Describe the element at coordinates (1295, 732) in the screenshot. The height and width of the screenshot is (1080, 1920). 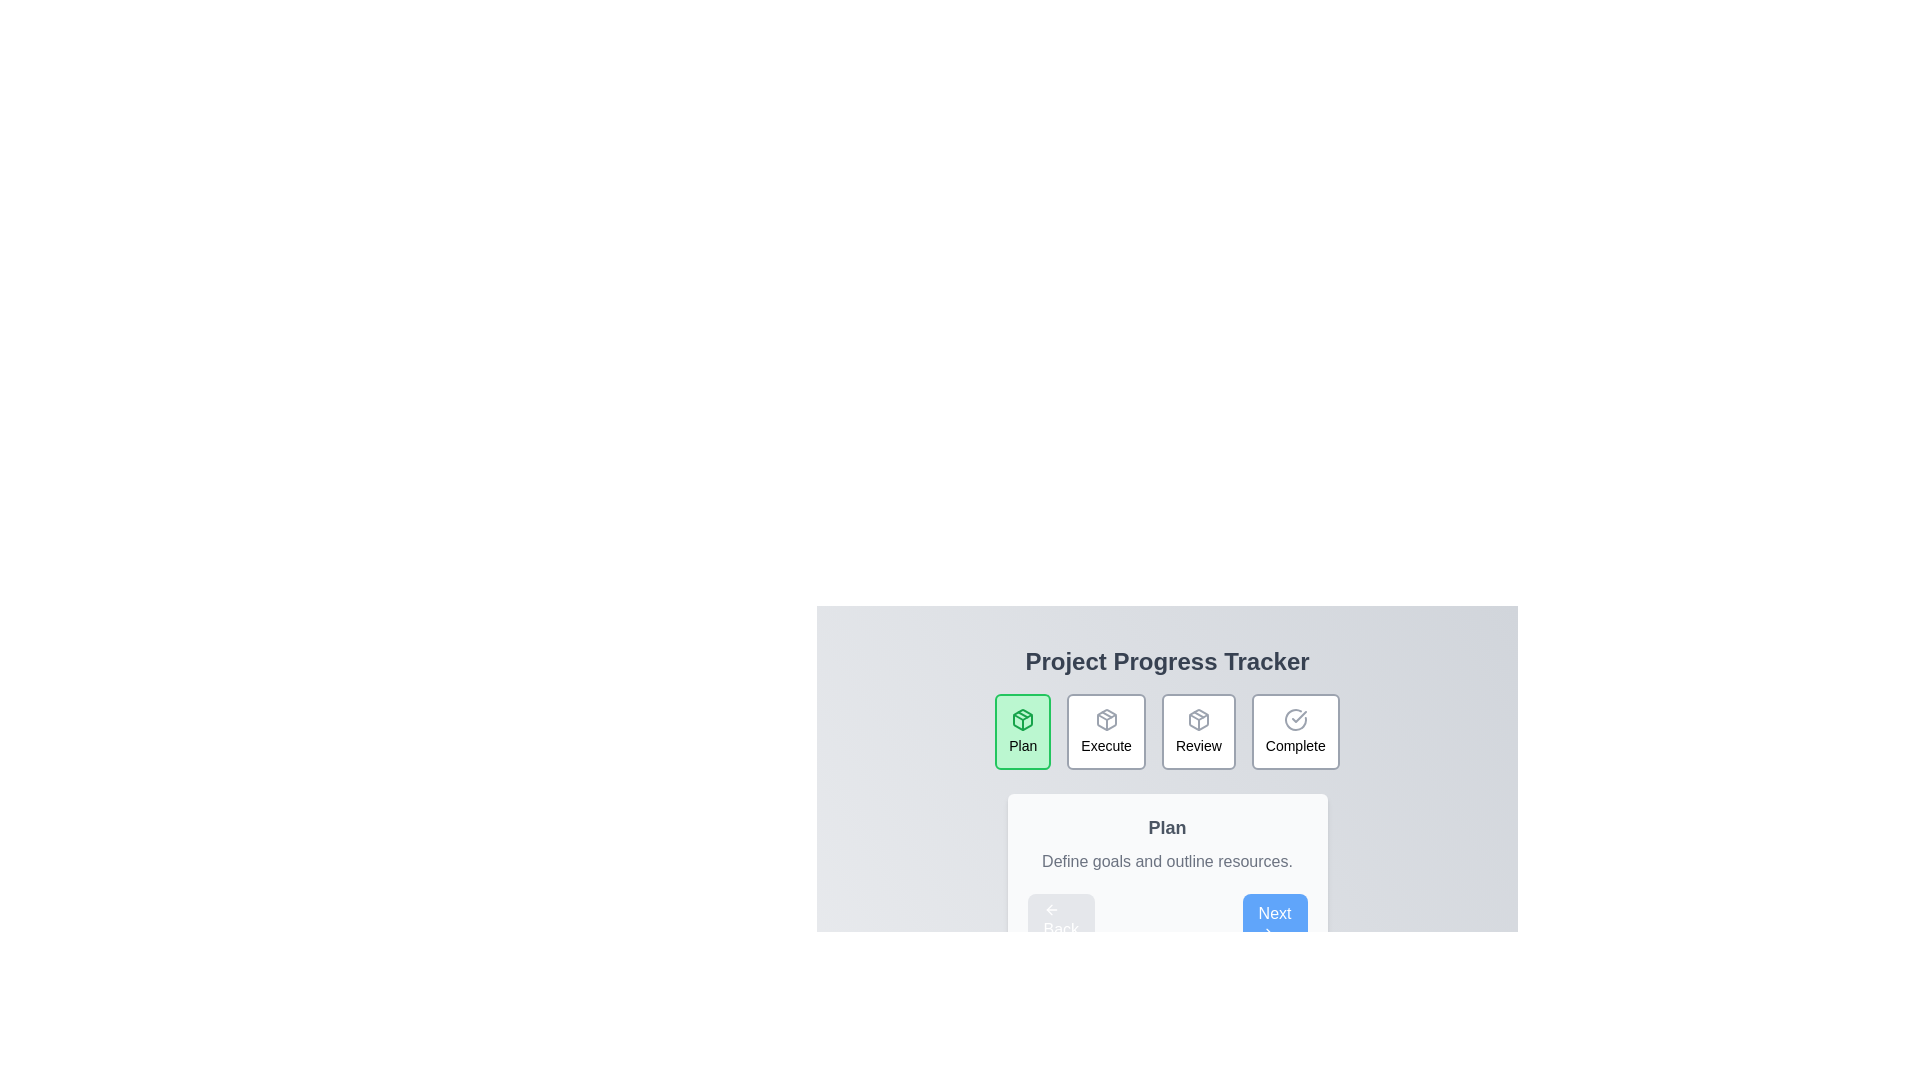
I see `the step labeled Complete to select it` at that location.